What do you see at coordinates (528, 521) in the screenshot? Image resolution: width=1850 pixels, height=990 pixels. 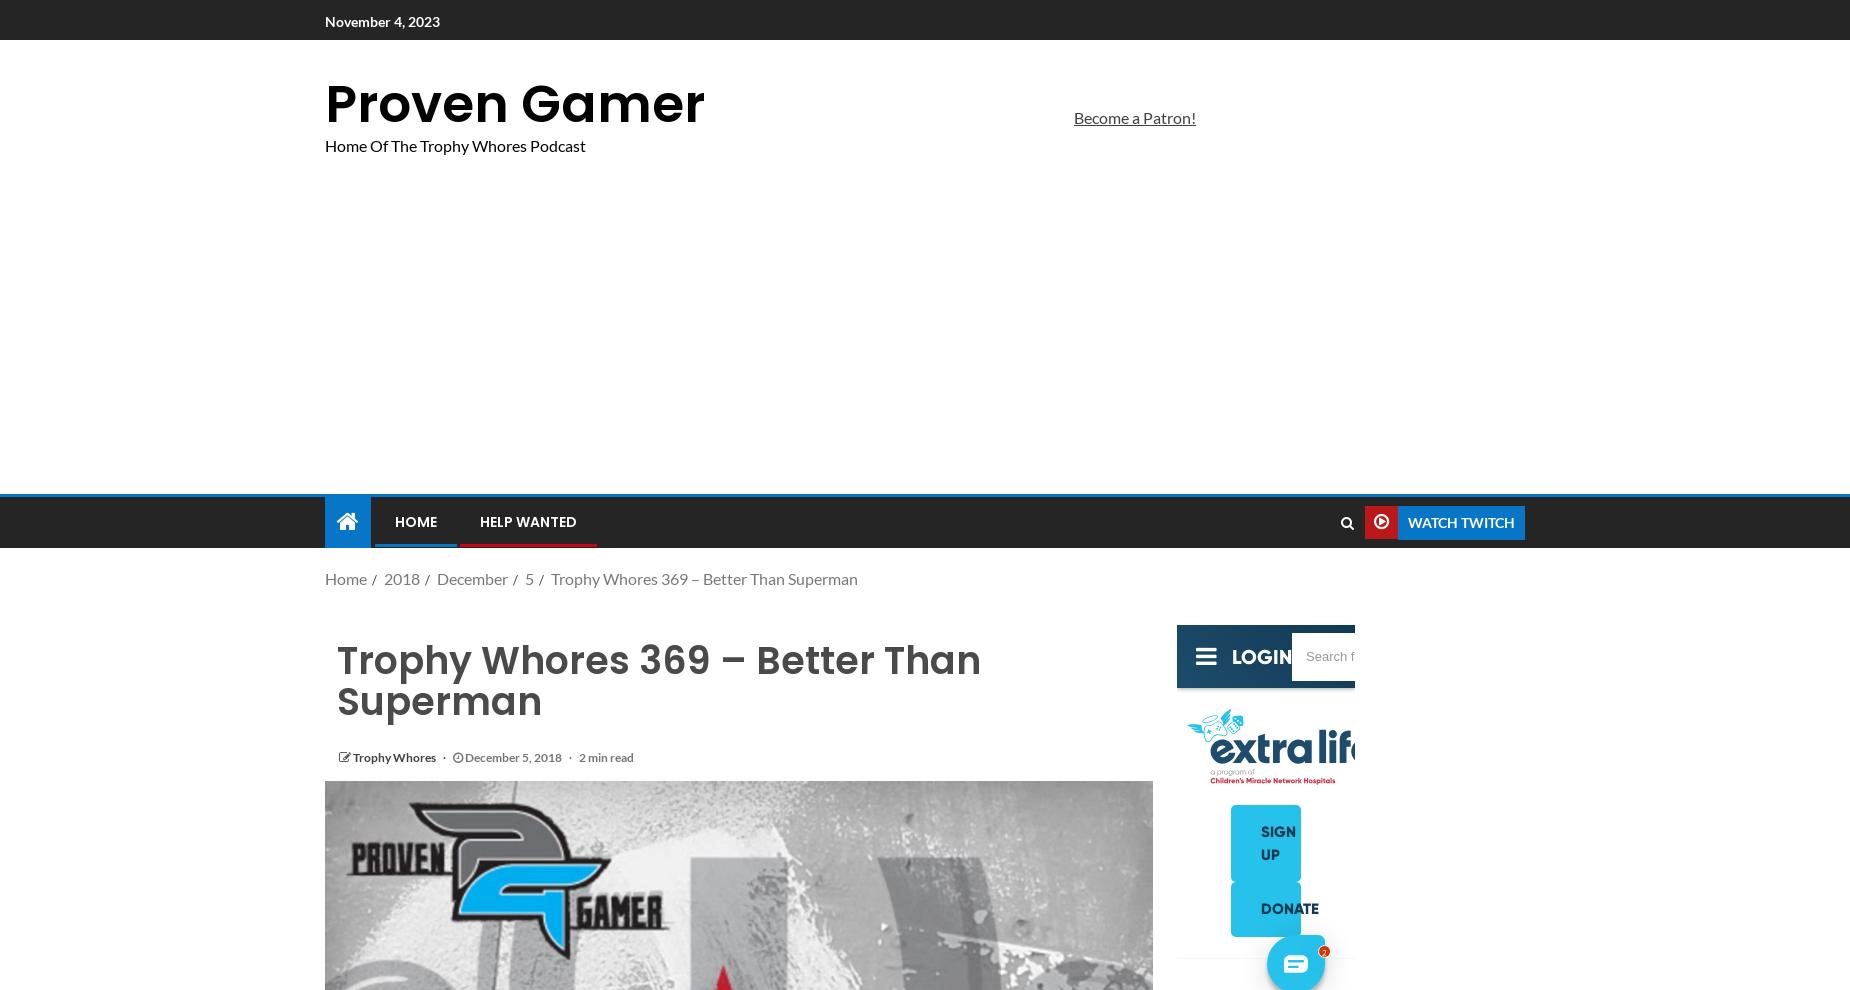 I see `'Help Wanted'` at bounding box center [528, 521].